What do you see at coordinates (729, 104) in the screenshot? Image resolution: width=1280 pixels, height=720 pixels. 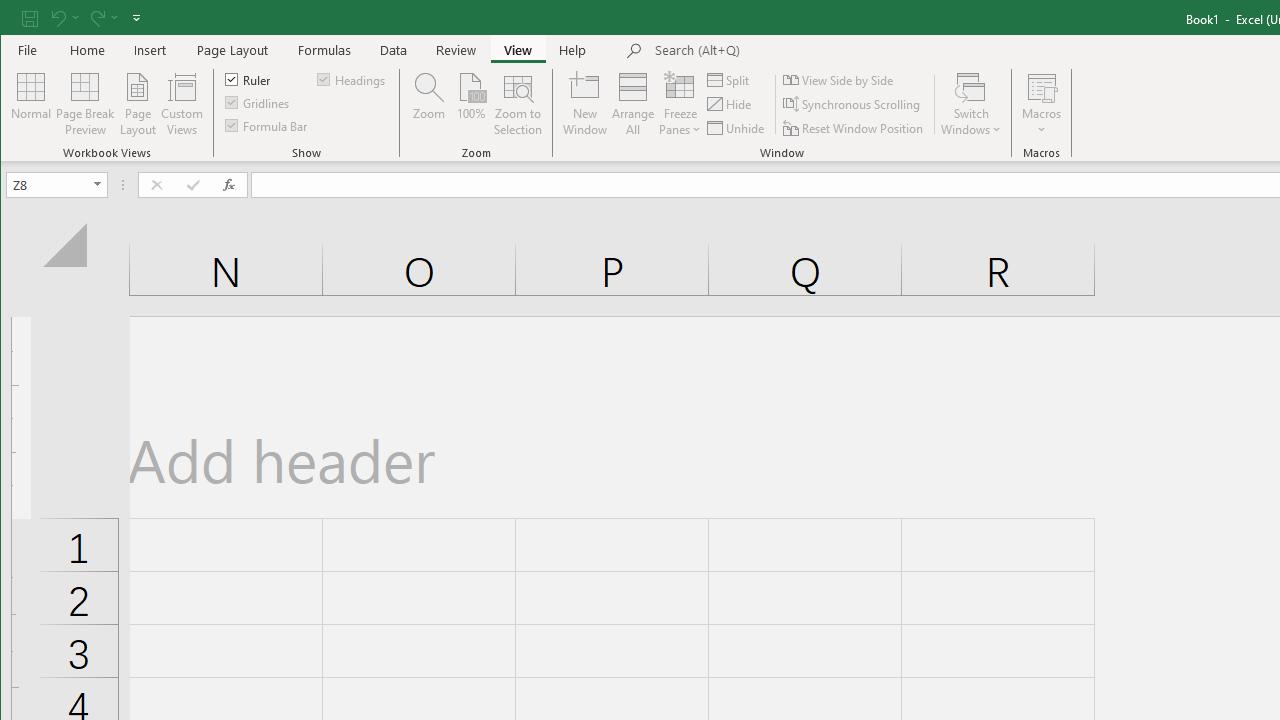 I see `'Hide'` at bounding box center [729, 104].